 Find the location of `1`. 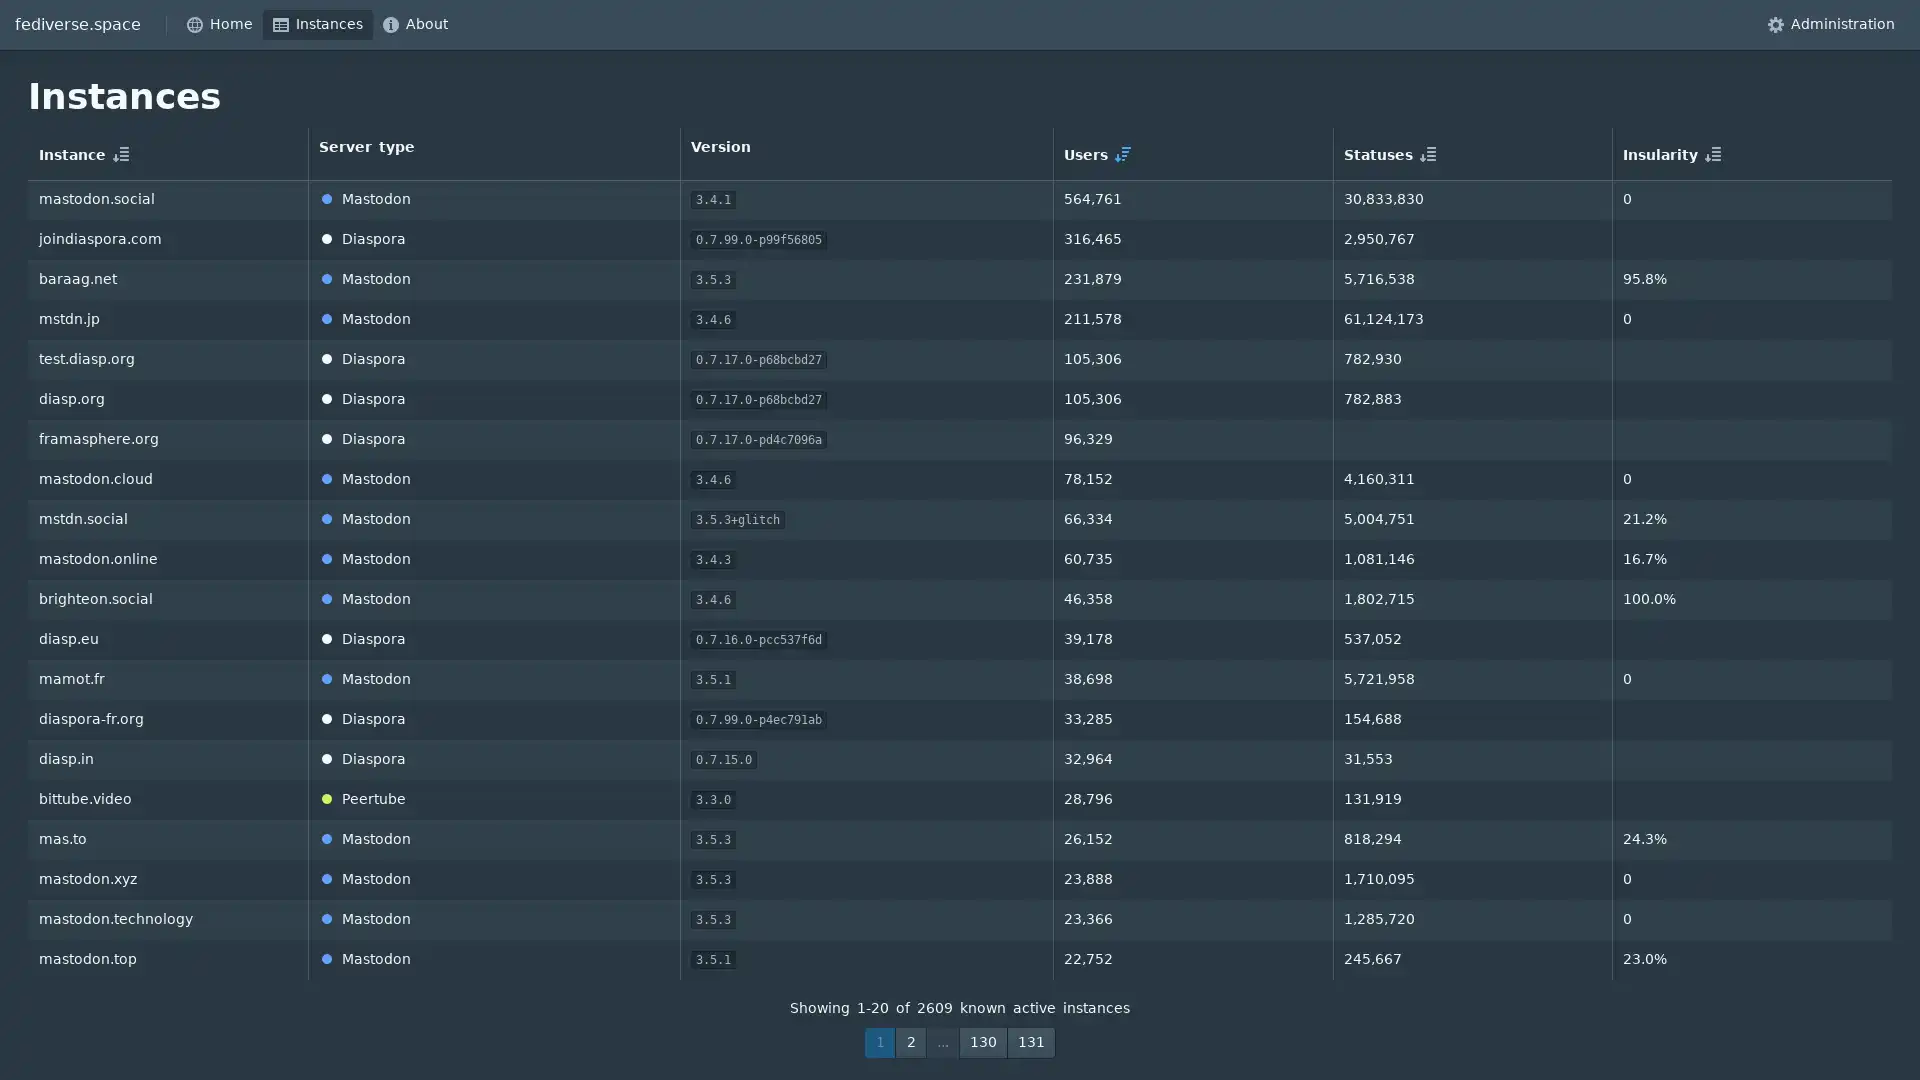

1 is located at coordinates (879, 1041).